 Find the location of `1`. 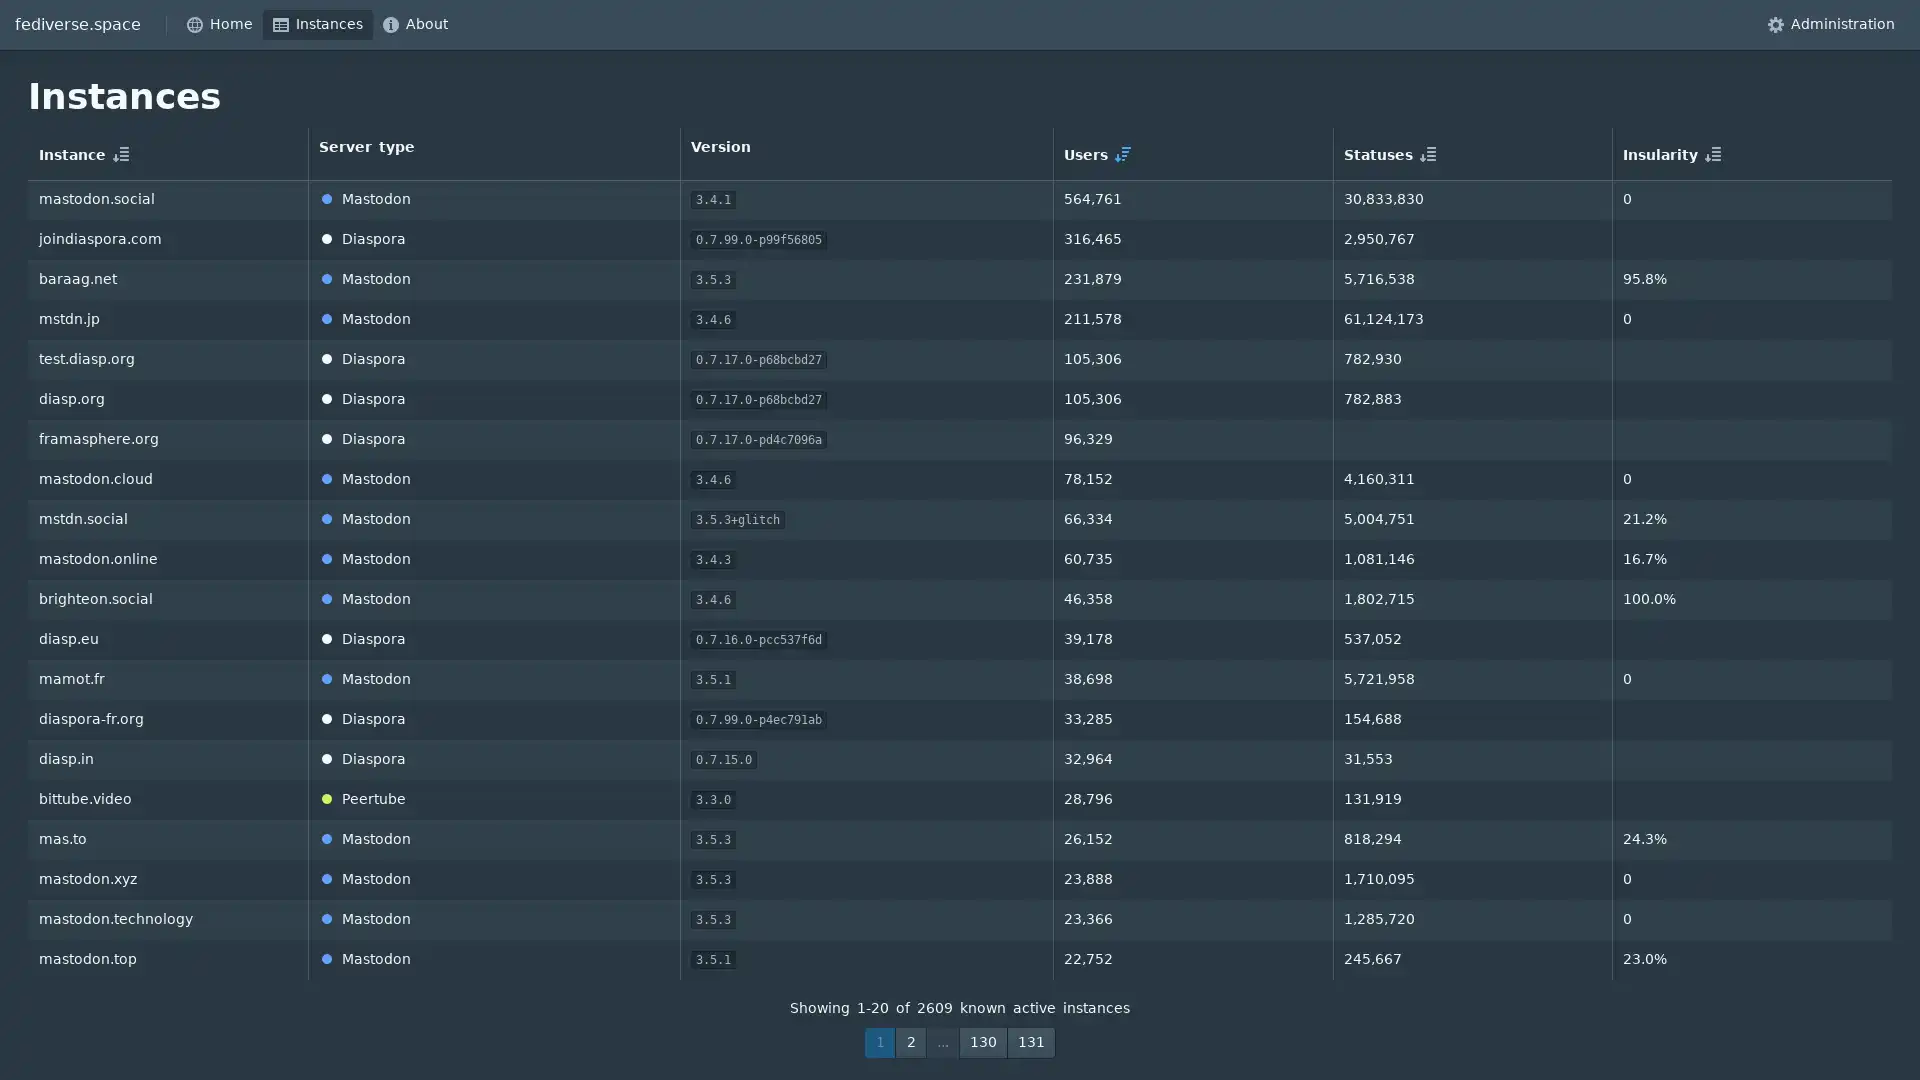

1 is located at coordinates (879, 1041).